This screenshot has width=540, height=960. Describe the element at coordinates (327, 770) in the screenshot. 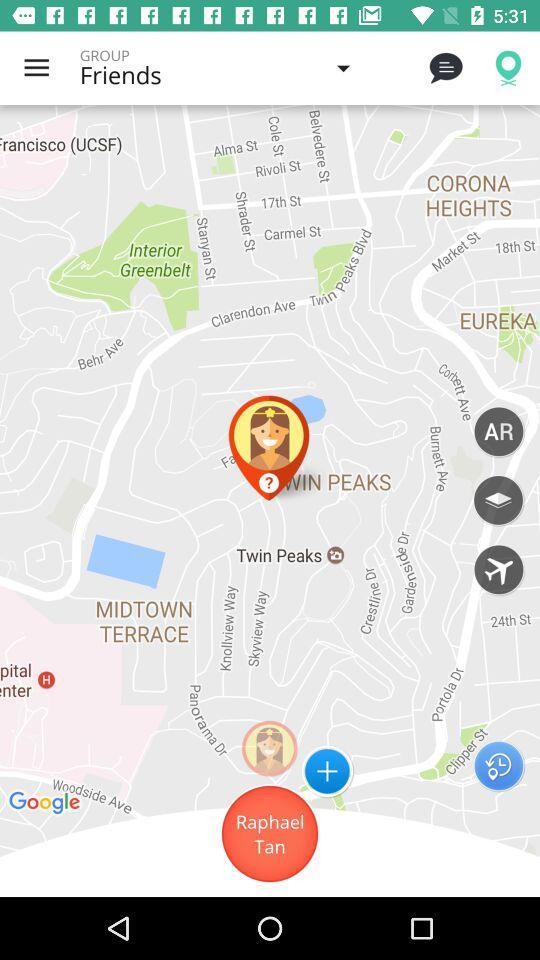

I see `the add icon` at that location.